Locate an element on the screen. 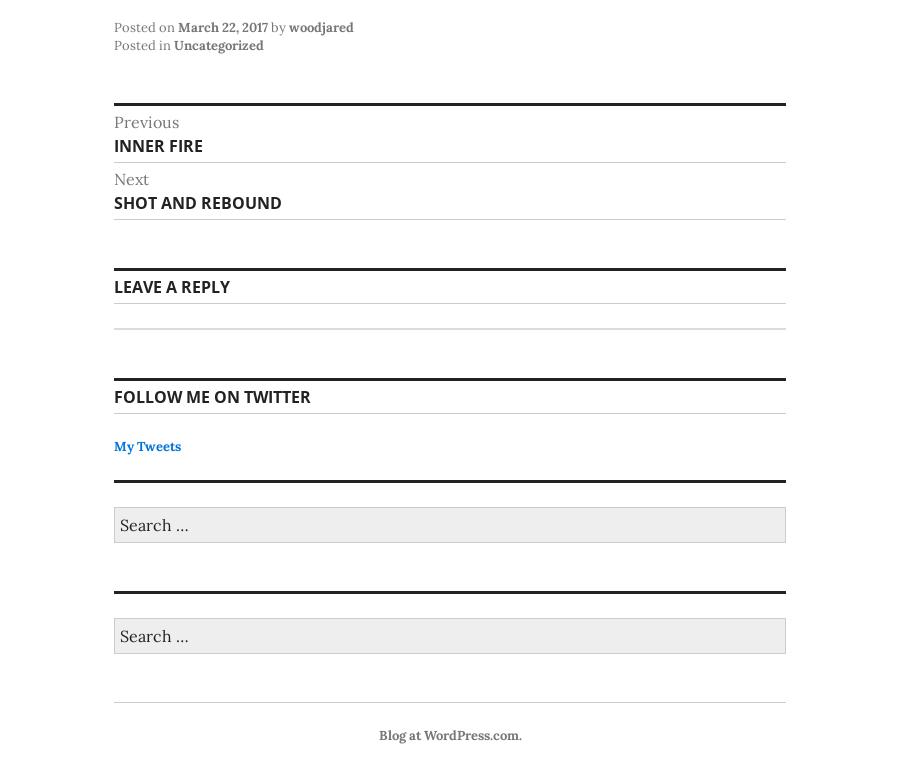 Image resolution: width=900 pixels, height=769 pixels. 'My Tweets' is located at coordinates (147, 446).